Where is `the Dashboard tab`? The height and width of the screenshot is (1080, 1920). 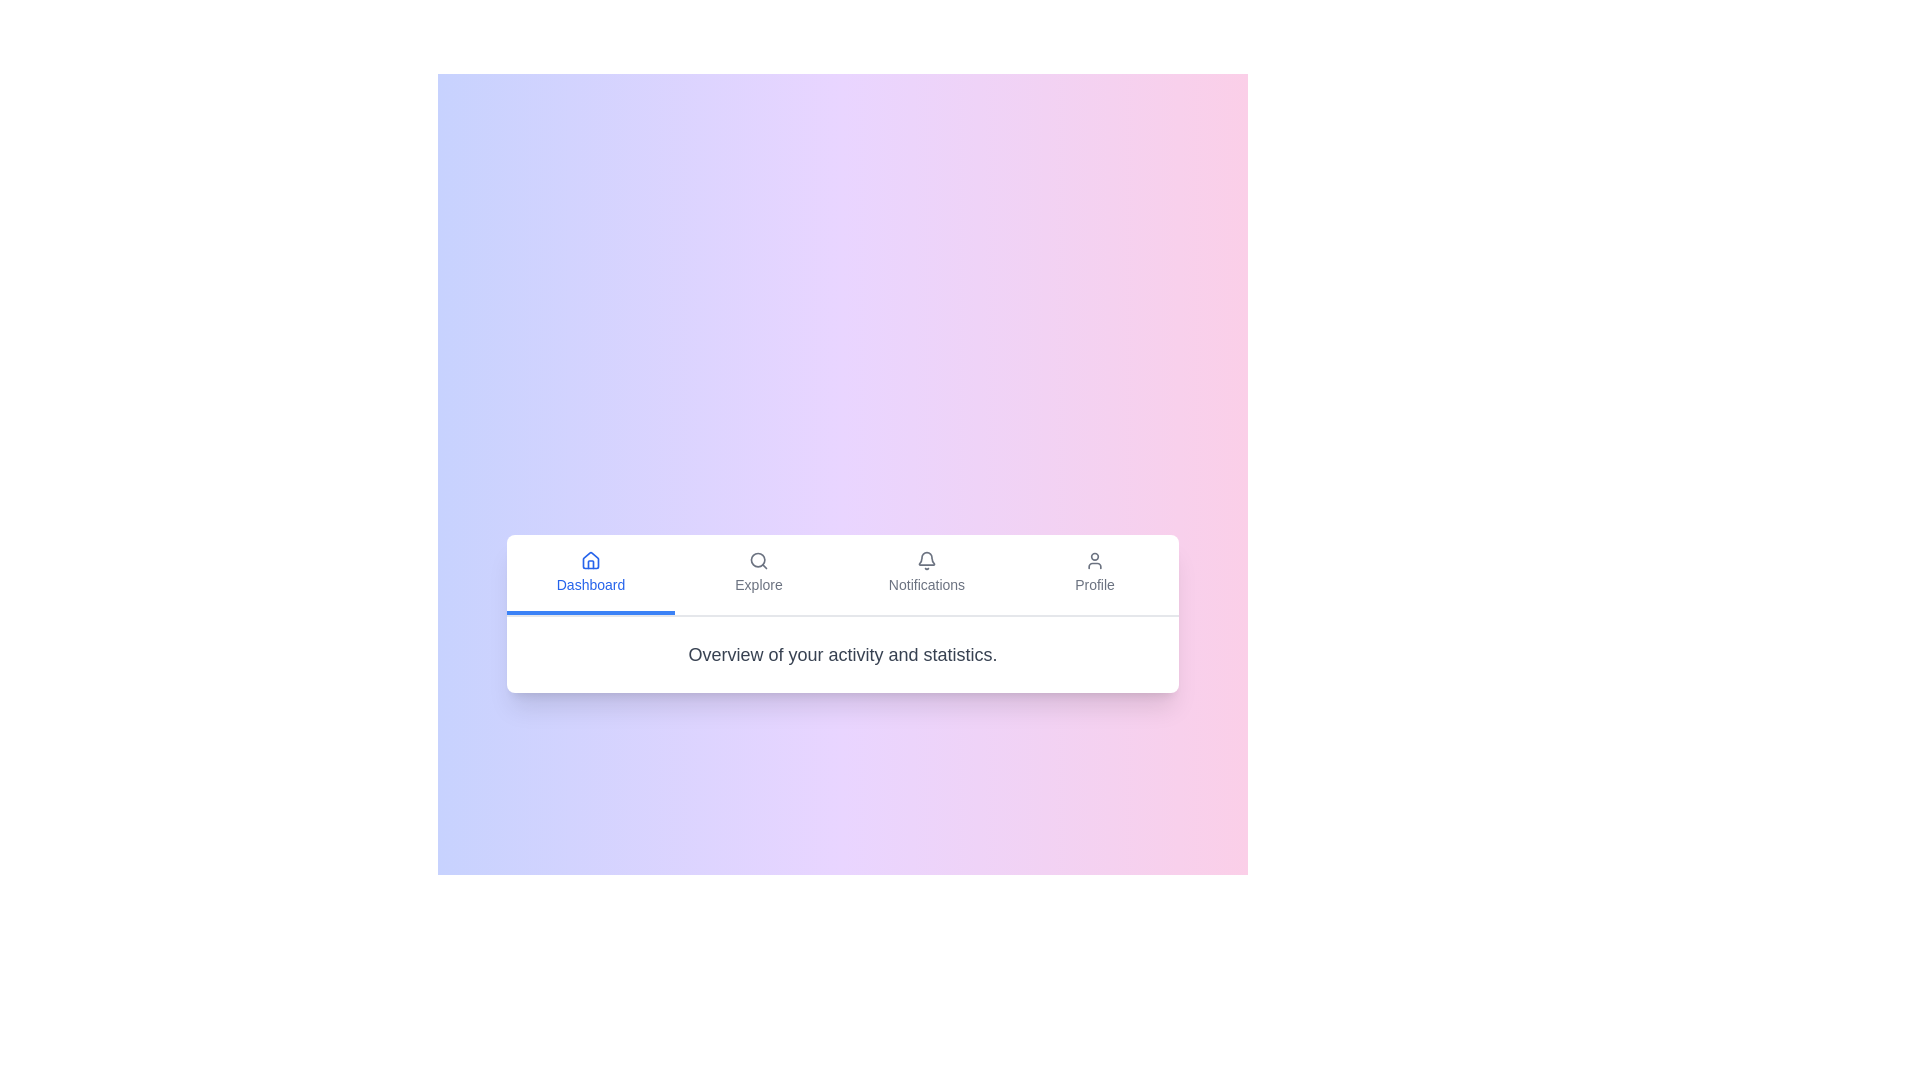 the Dashboard tab is located at coordinates (589, 574).